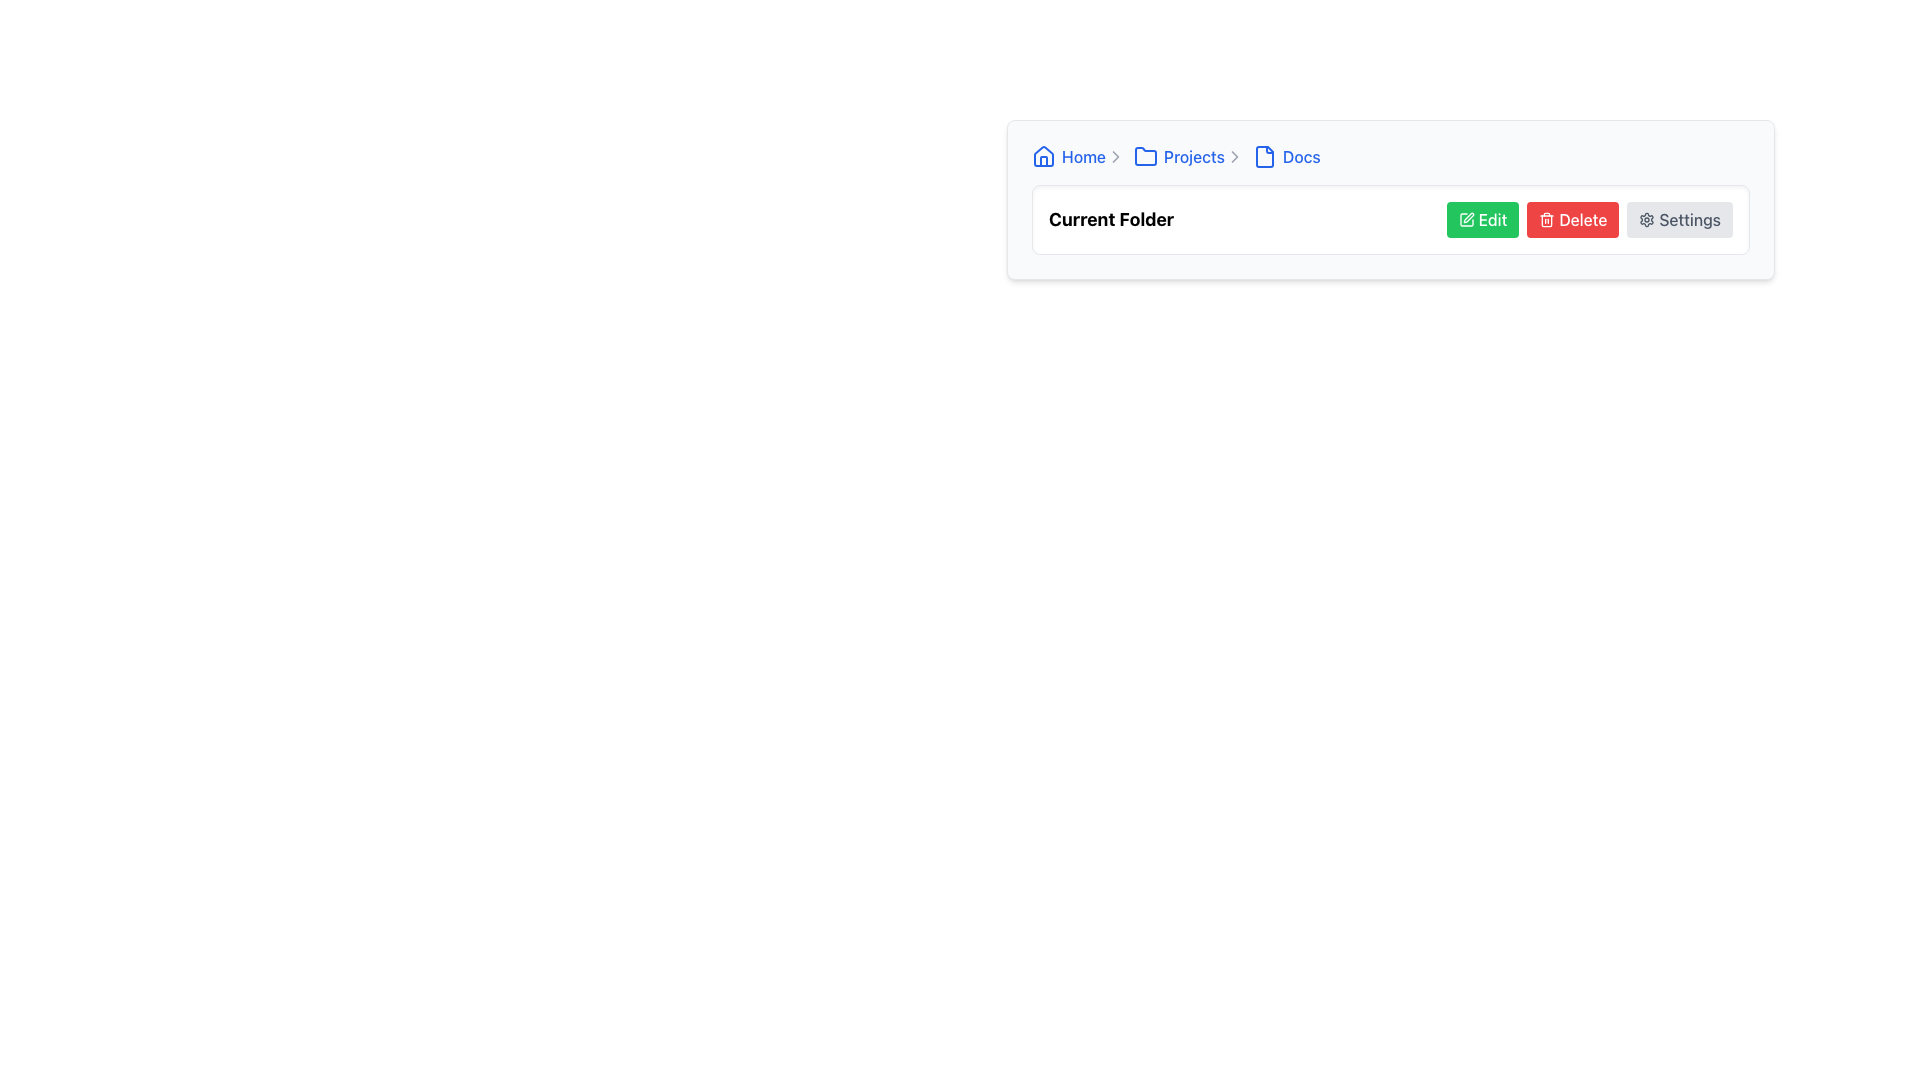 The image size is (1920, 1080). I want to click on the 'Home' icon in the breadcrumb navigation bar, which is the first element on the left of the 'Home' text, so click(1042, 156).